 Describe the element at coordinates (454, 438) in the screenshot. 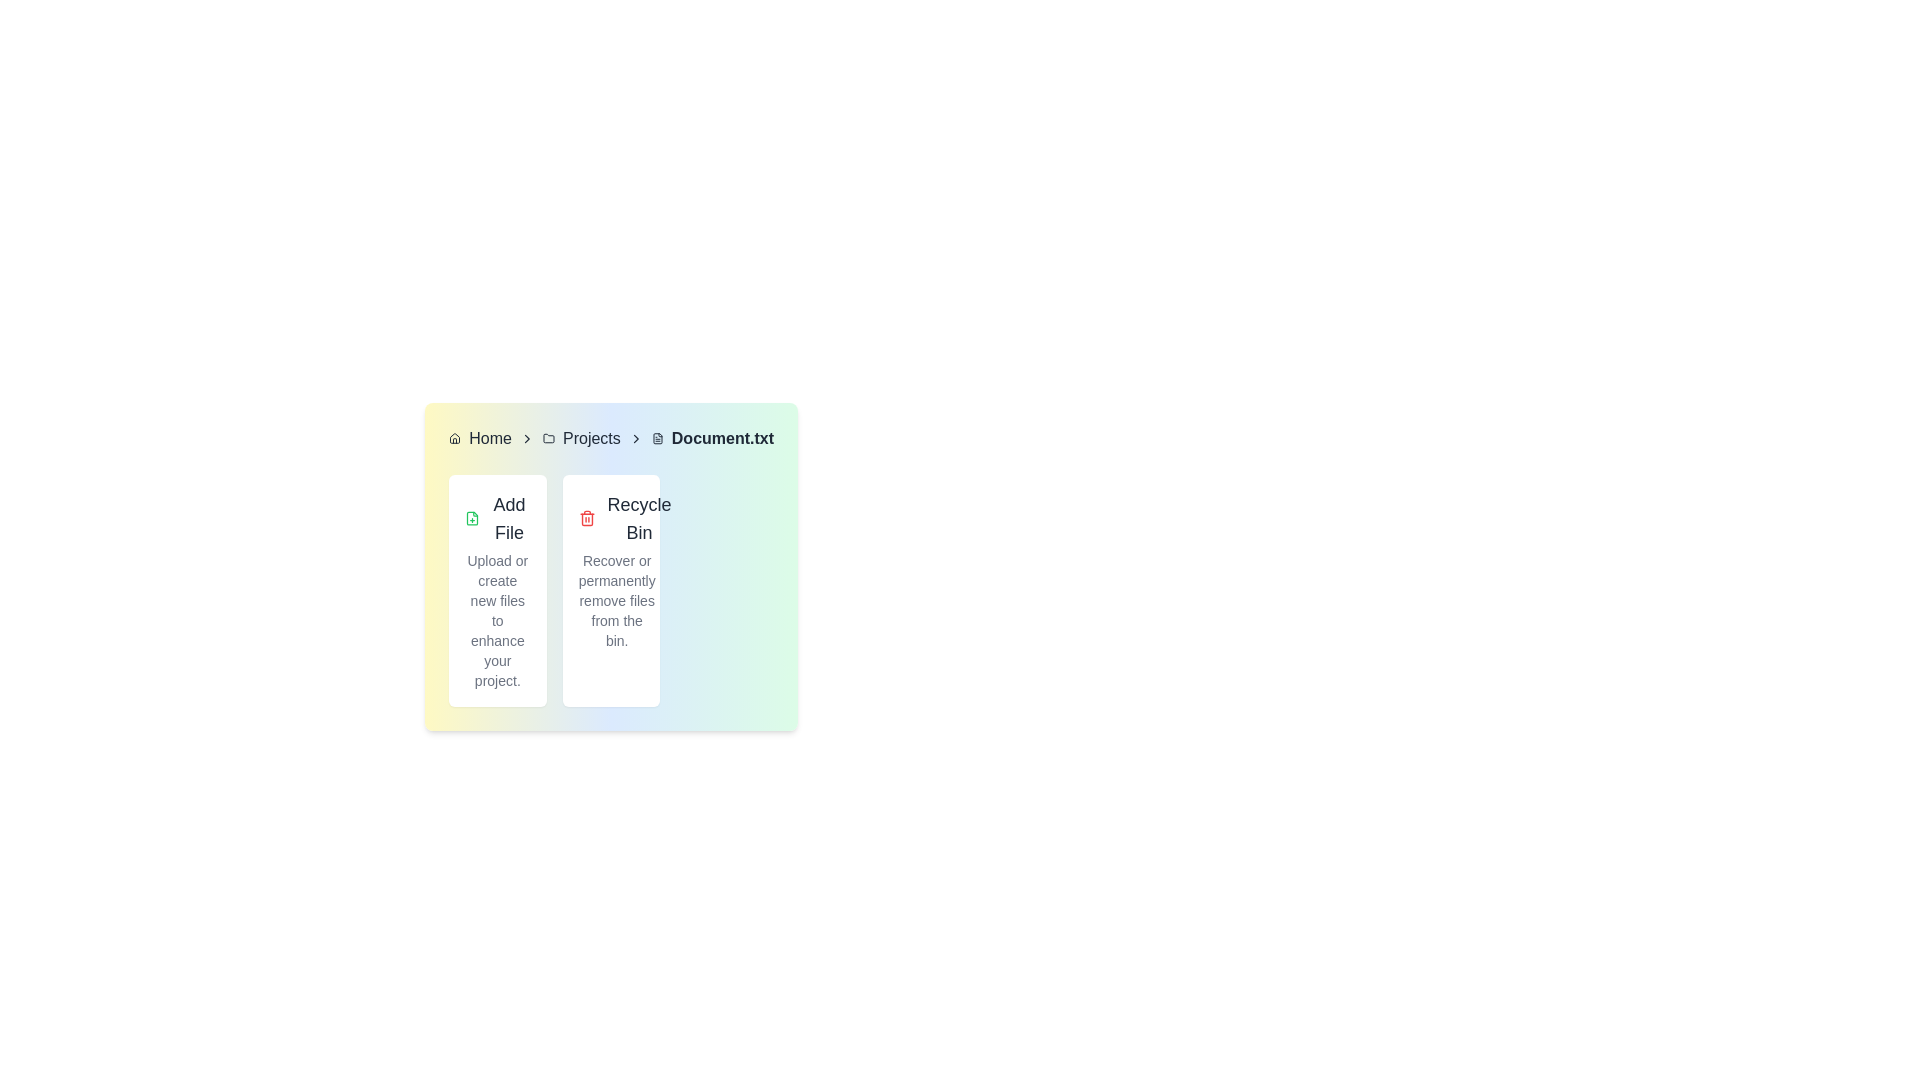

I see `the small house icon representing home in the breadcrumb navigation bar located at the top-left part of the interface` at that location.